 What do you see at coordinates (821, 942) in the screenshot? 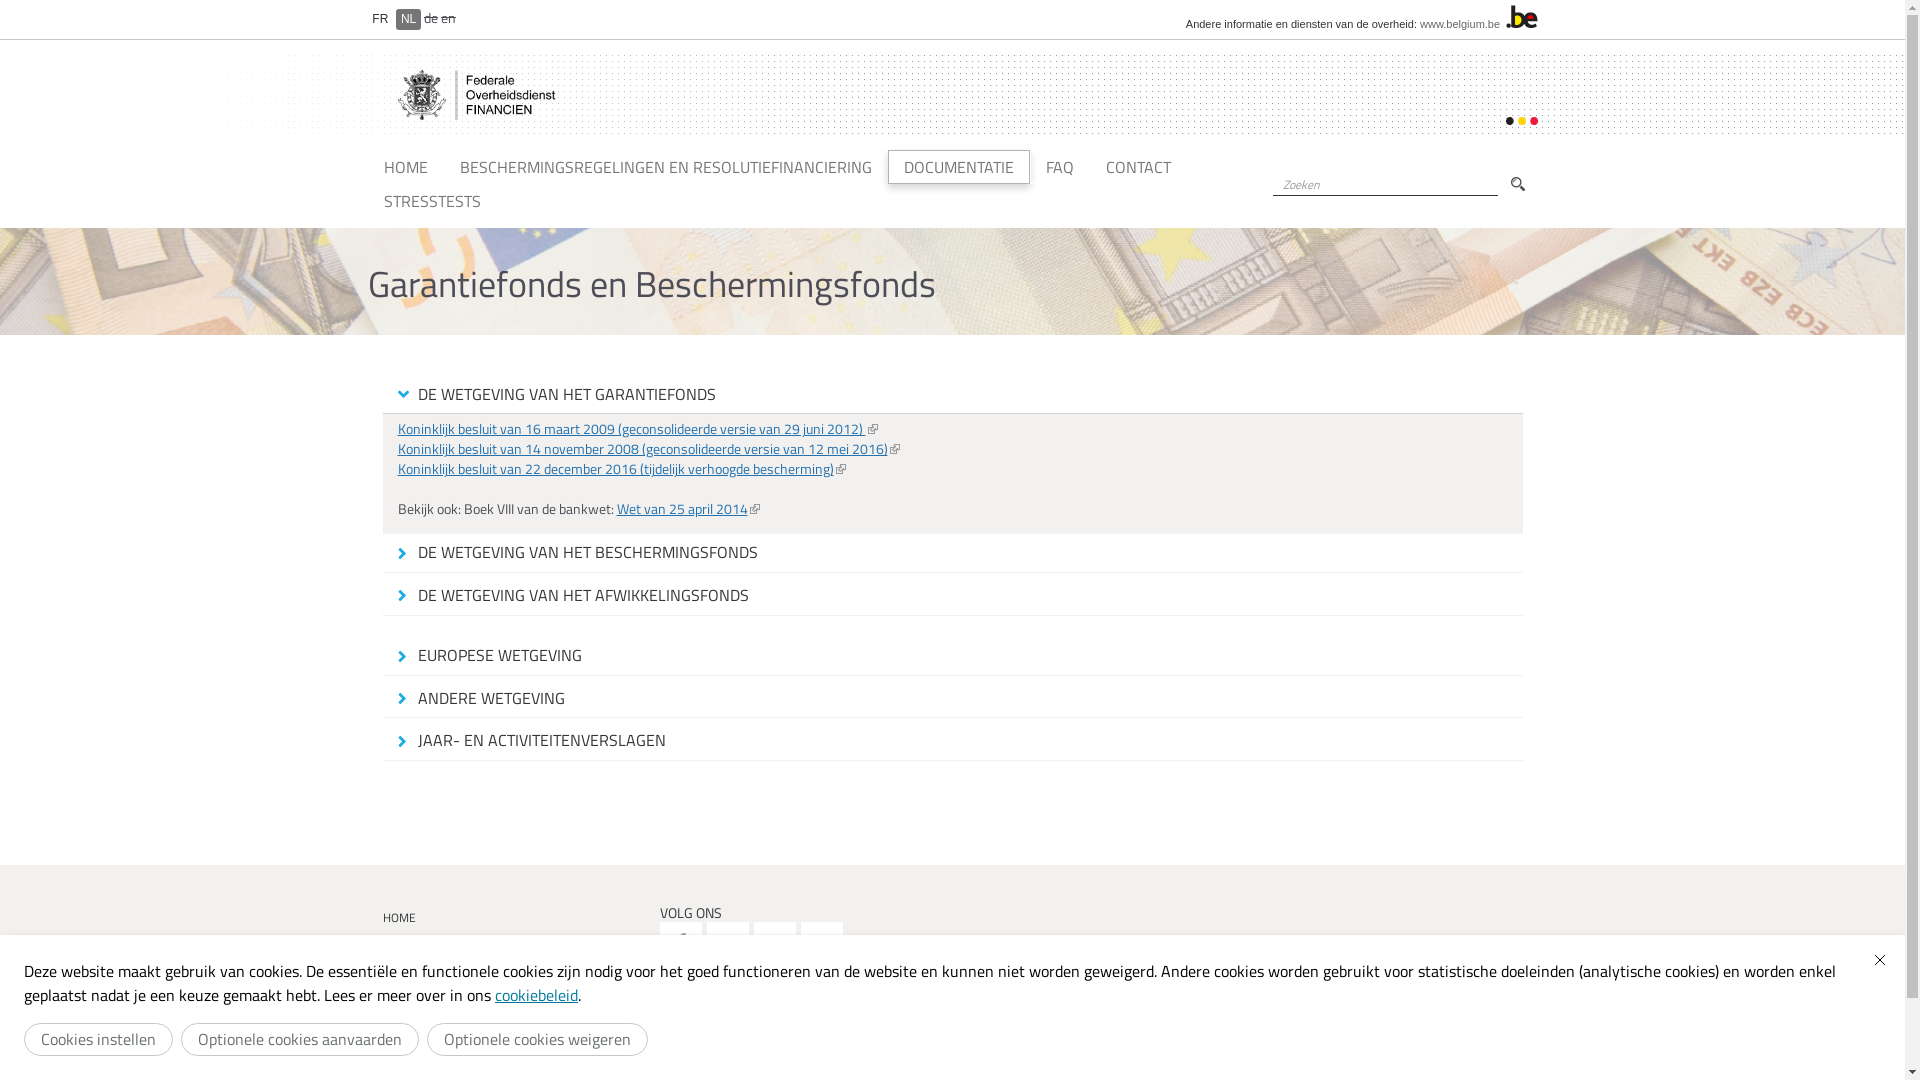
I see `'LinkedIn'` at bounding box center [821, 942].